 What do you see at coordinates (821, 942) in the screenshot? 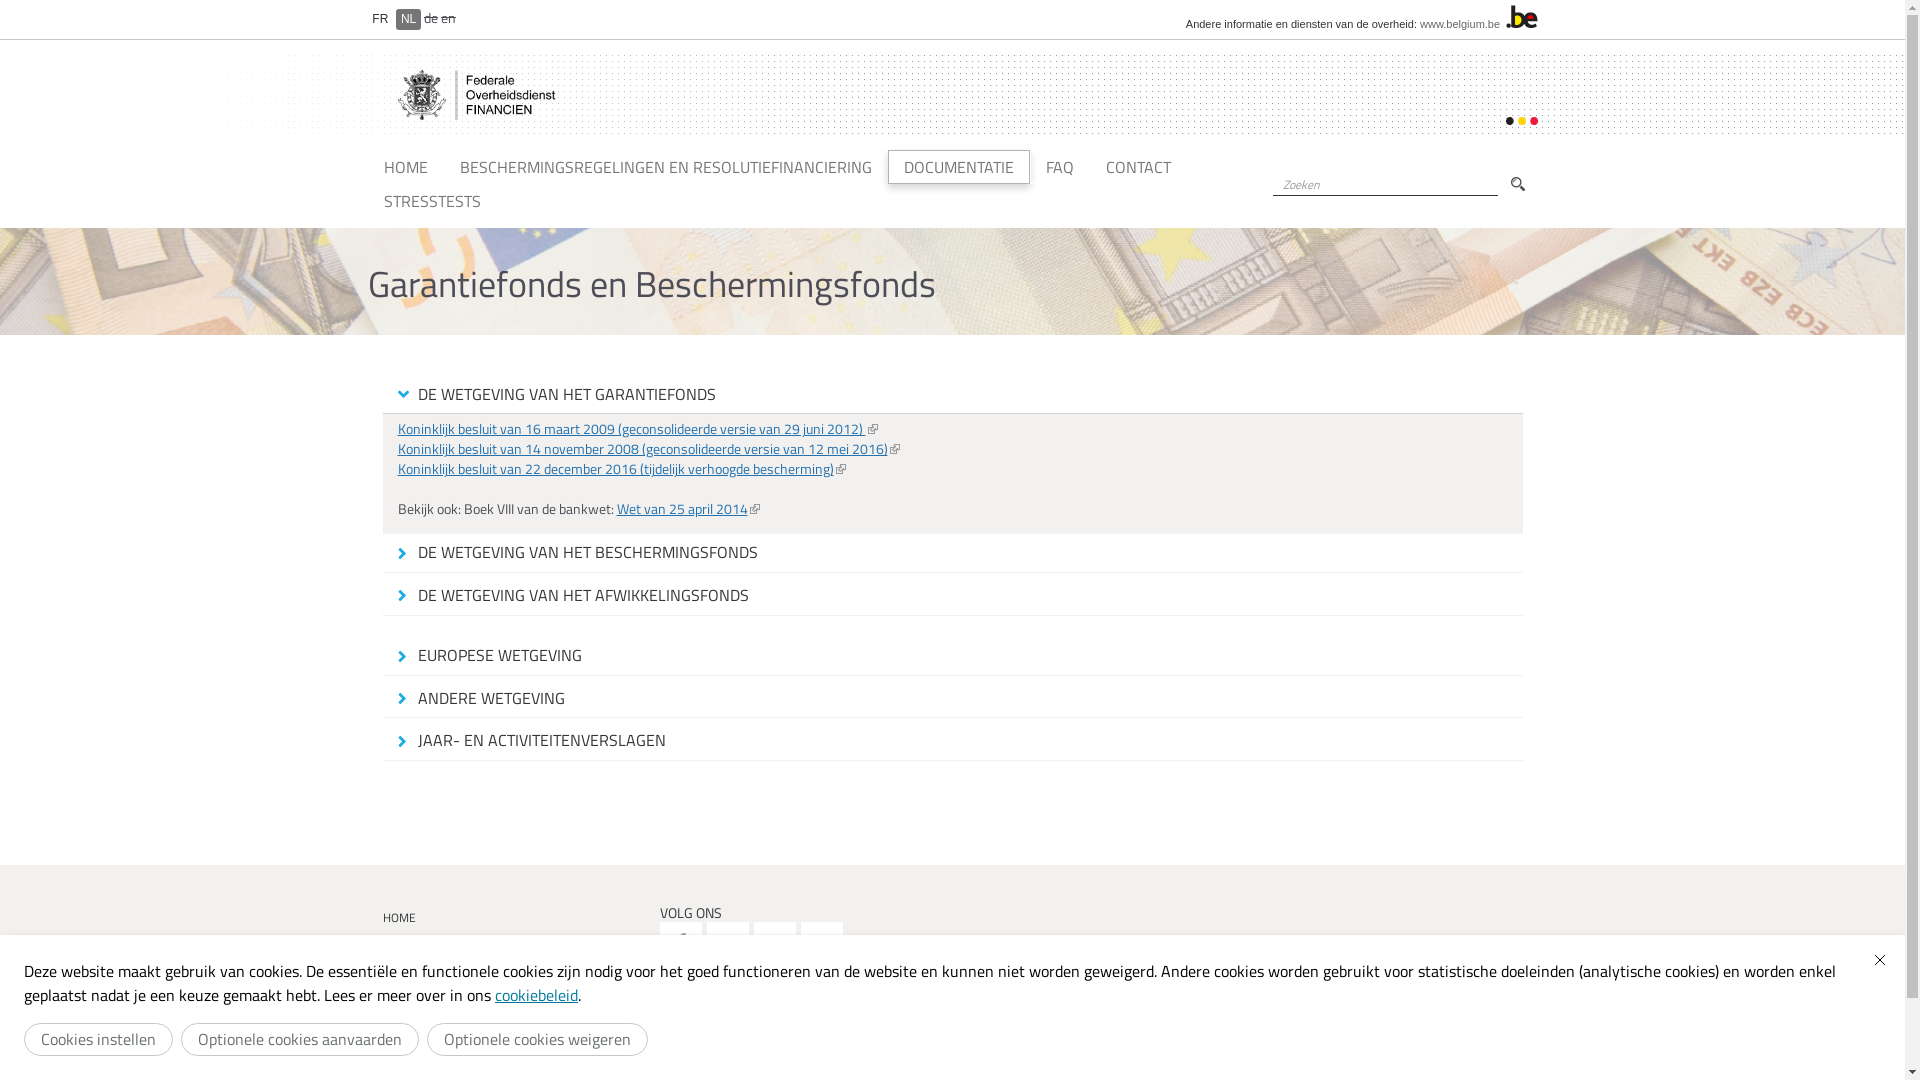
I see `'LinkedIn'` at bounding box center [821, 942].